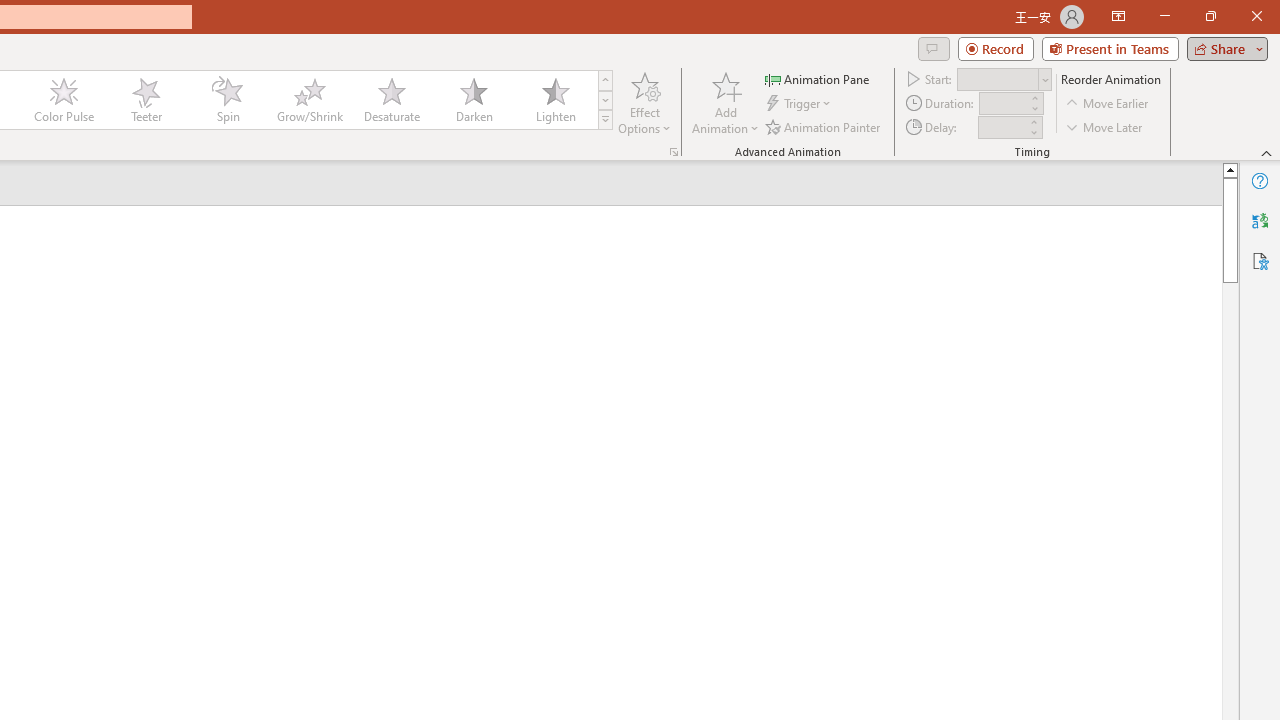 This screenshot has height=720, width=1280. What do you see at coordinates (724, 103) in the screenshot?
I see `'Add Animation'` at bounding box center [724, 103].